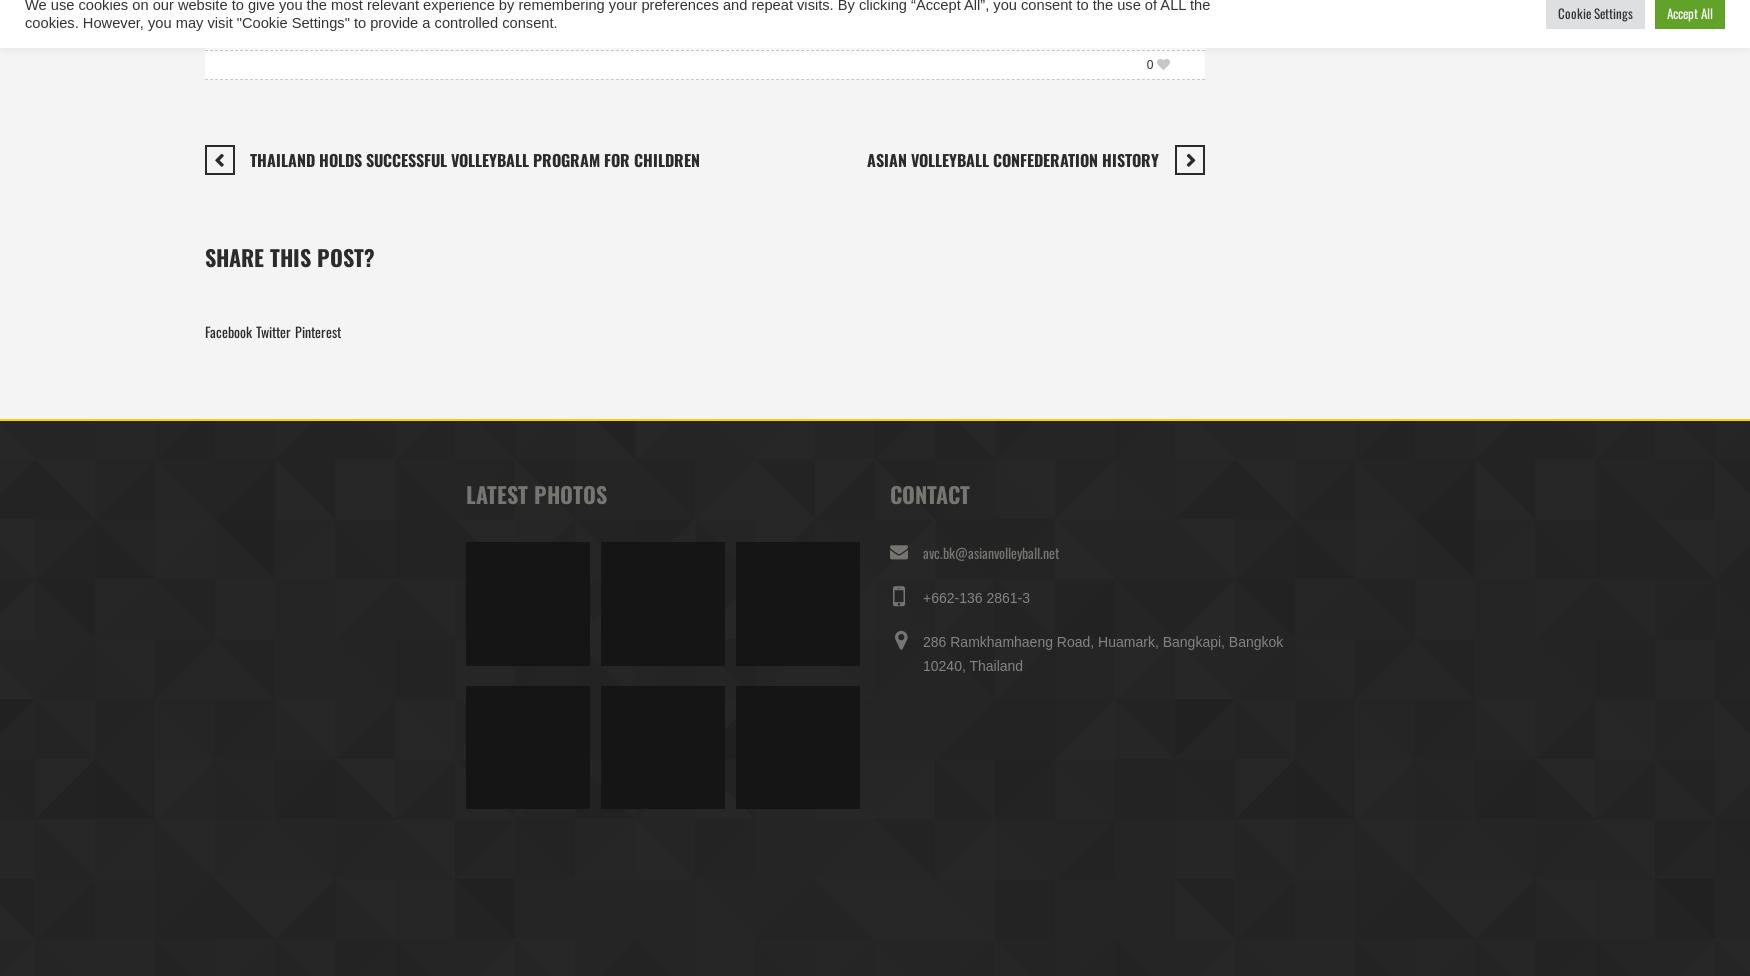 Image resolution: width=1750 pixels, height=976 pixels. Describe the element at coordinates (1011, 157) in the screenshot. I see `'ASIAN VOLLEYBALL CONFEDERATION HISTORY'` at that location.